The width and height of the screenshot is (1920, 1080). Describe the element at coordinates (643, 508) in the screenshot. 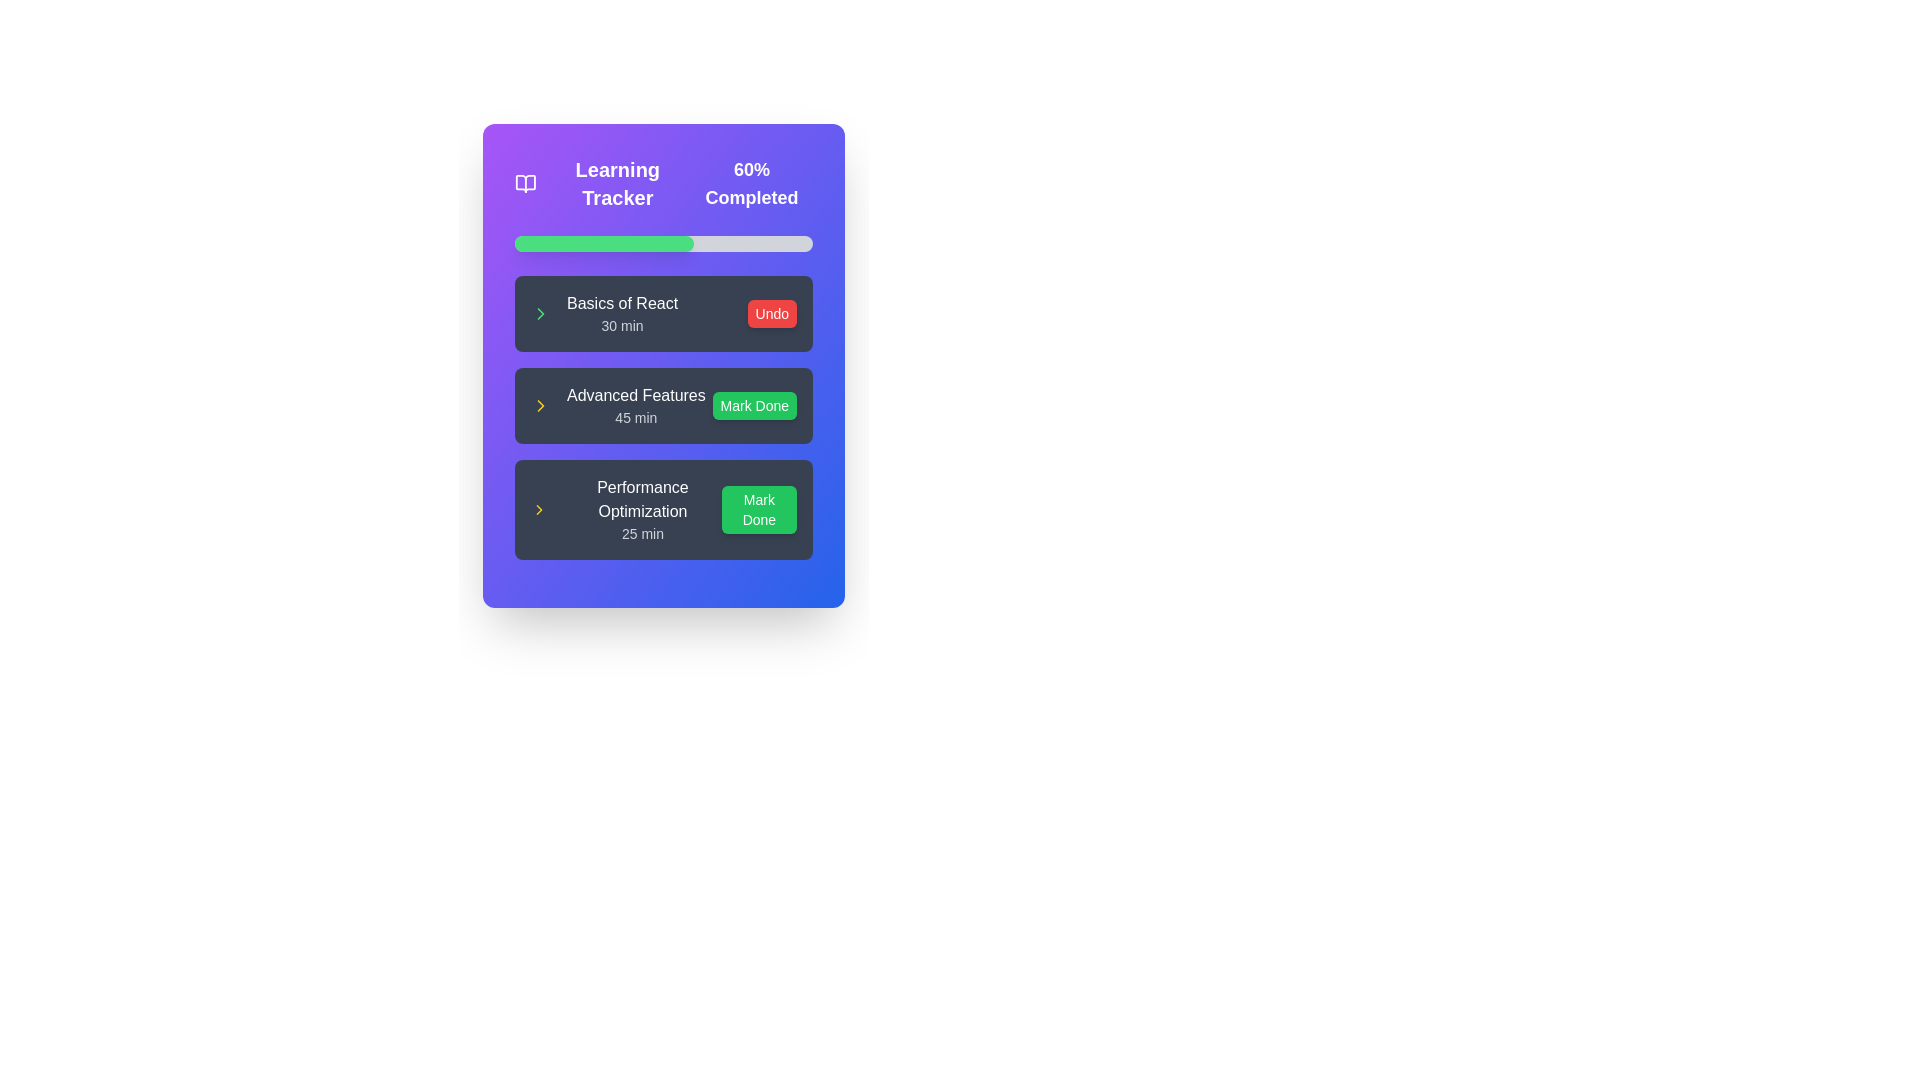

I see `the Text Display component that shows 'Performance Optimization', located above '25 min' and below 'Advanced Features' in the Learning Tracker section` at that location.